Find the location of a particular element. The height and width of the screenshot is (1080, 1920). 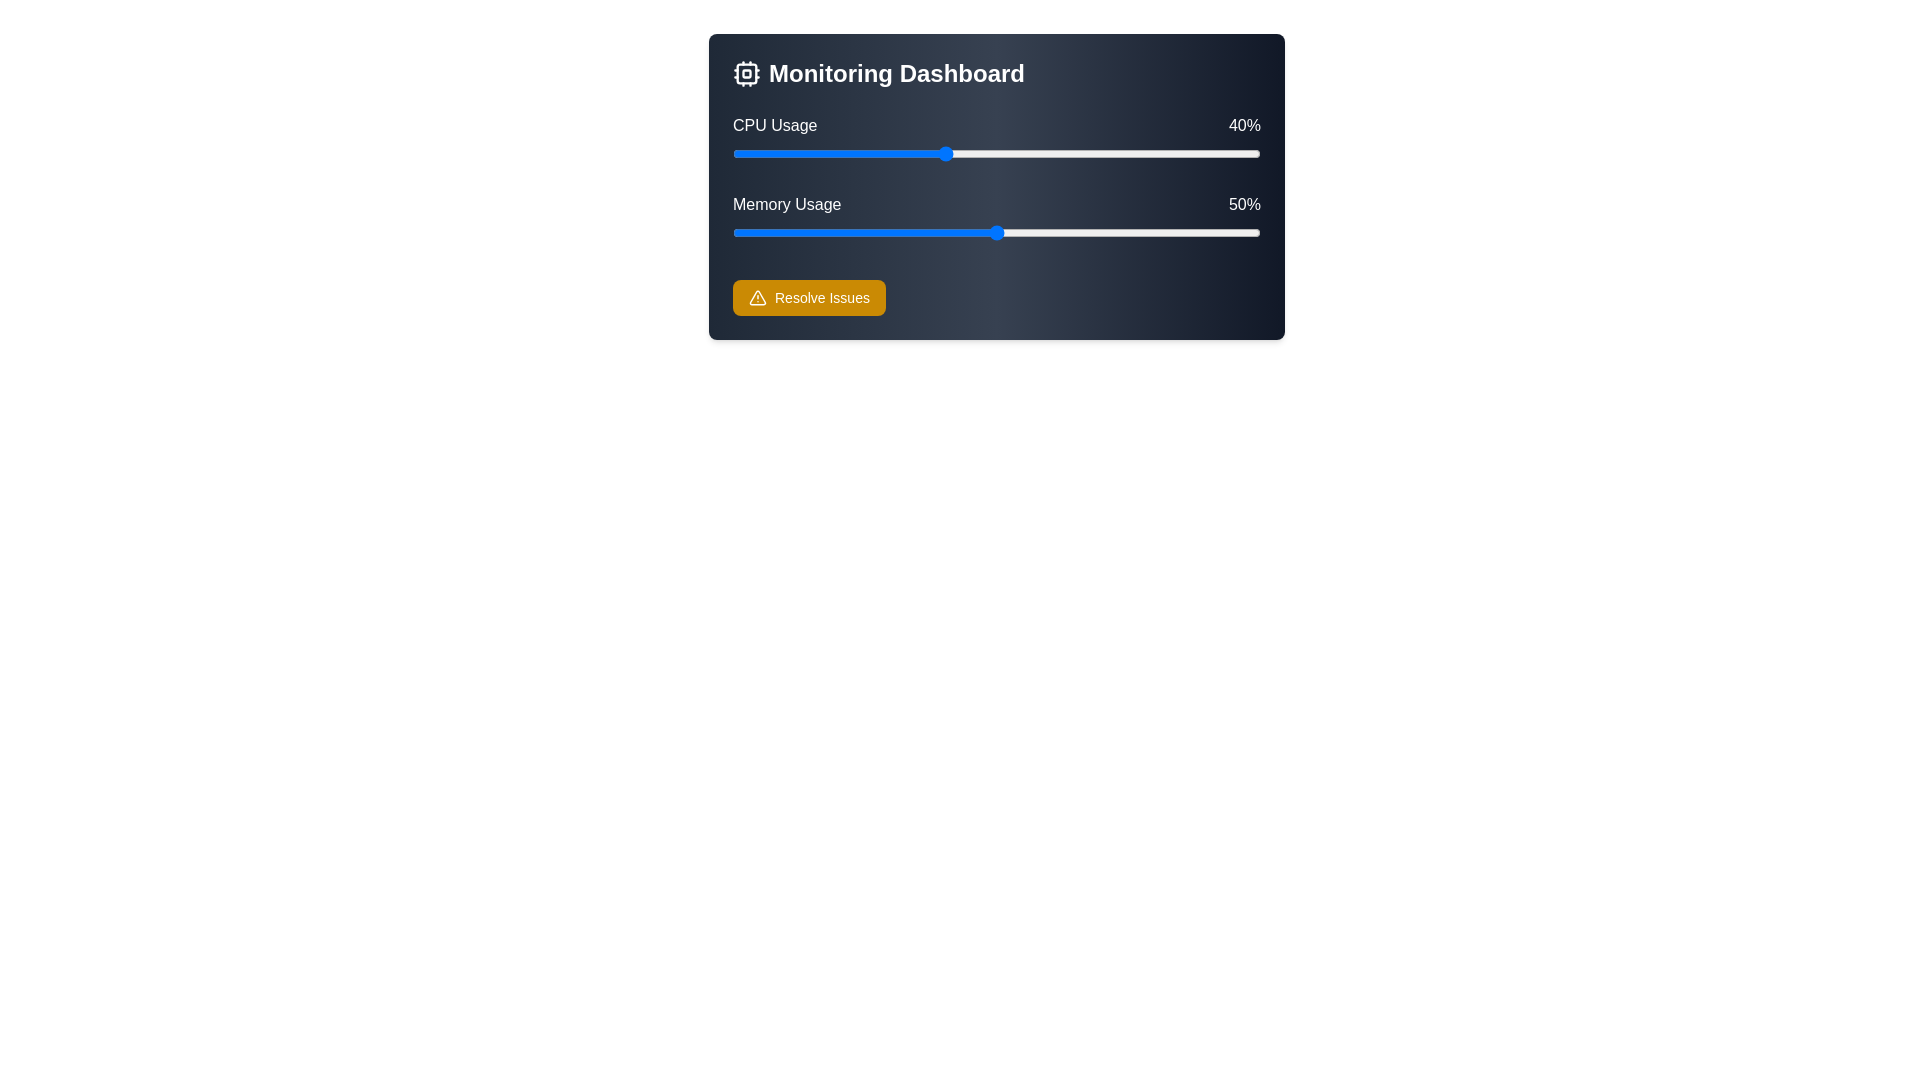

Memory Usage is located at coordinates (895, 231).